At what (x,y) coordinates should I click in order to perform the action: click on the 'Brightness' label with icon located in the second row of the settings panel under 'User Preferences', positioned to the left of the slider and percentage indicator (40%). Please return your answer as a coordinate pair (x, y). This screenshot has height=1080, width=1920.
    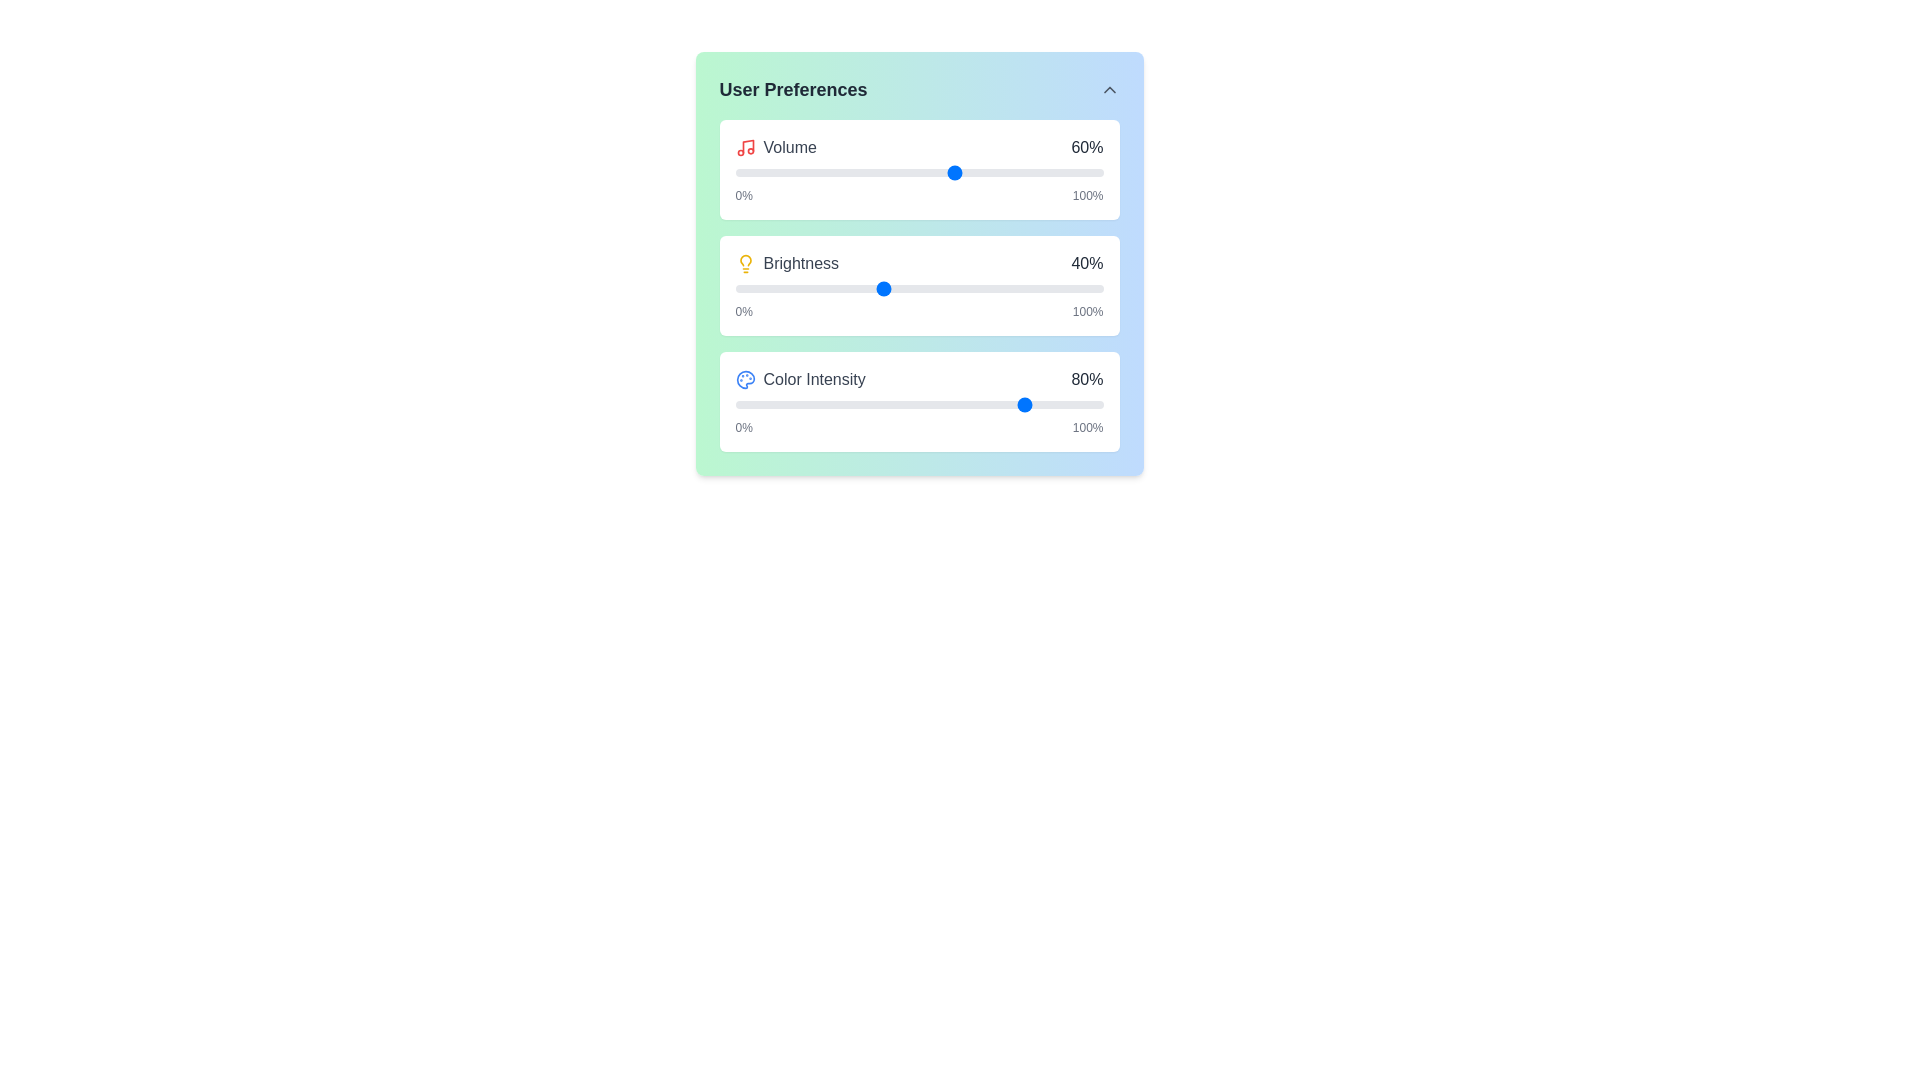
    Looking at the image, I should click on (786, 262).